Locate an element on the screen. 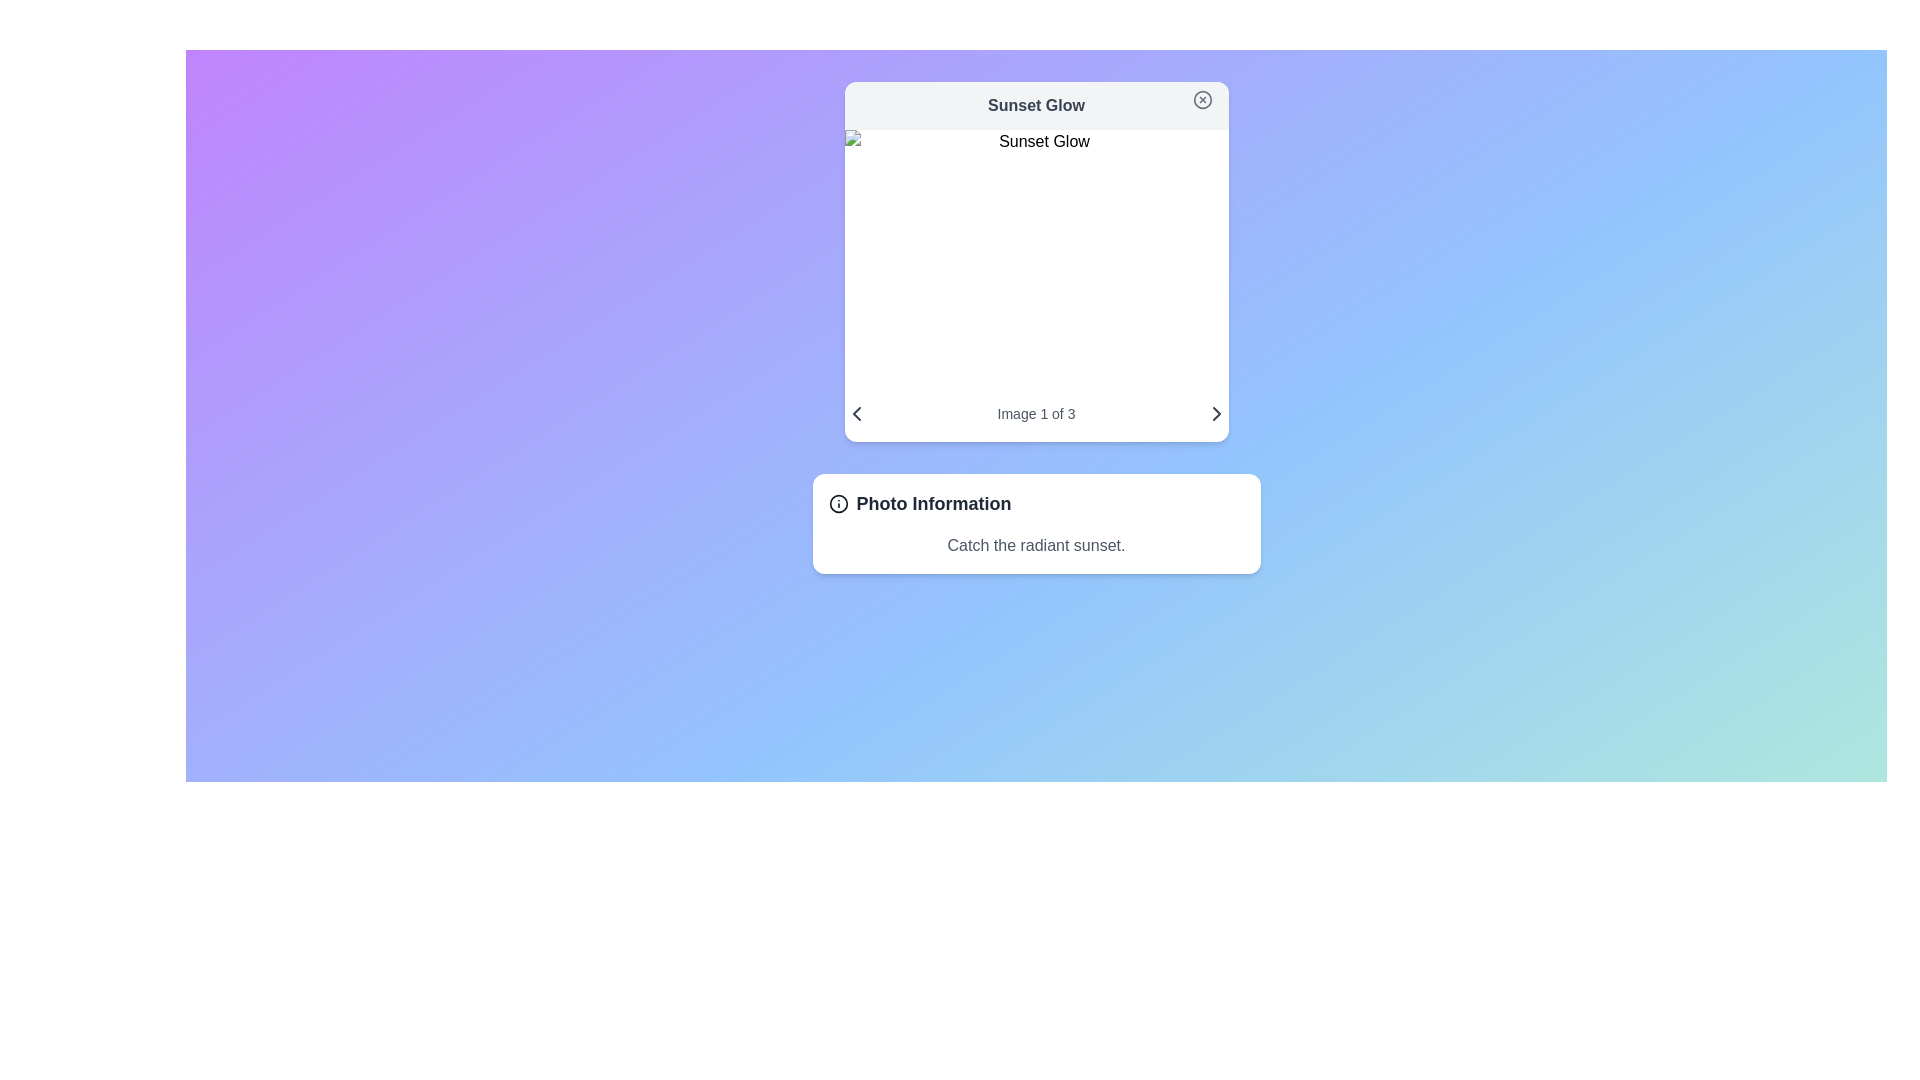  the close button located in the top-right corner of the 'Sunset Glow' card is located at coordinates (1201, 100).